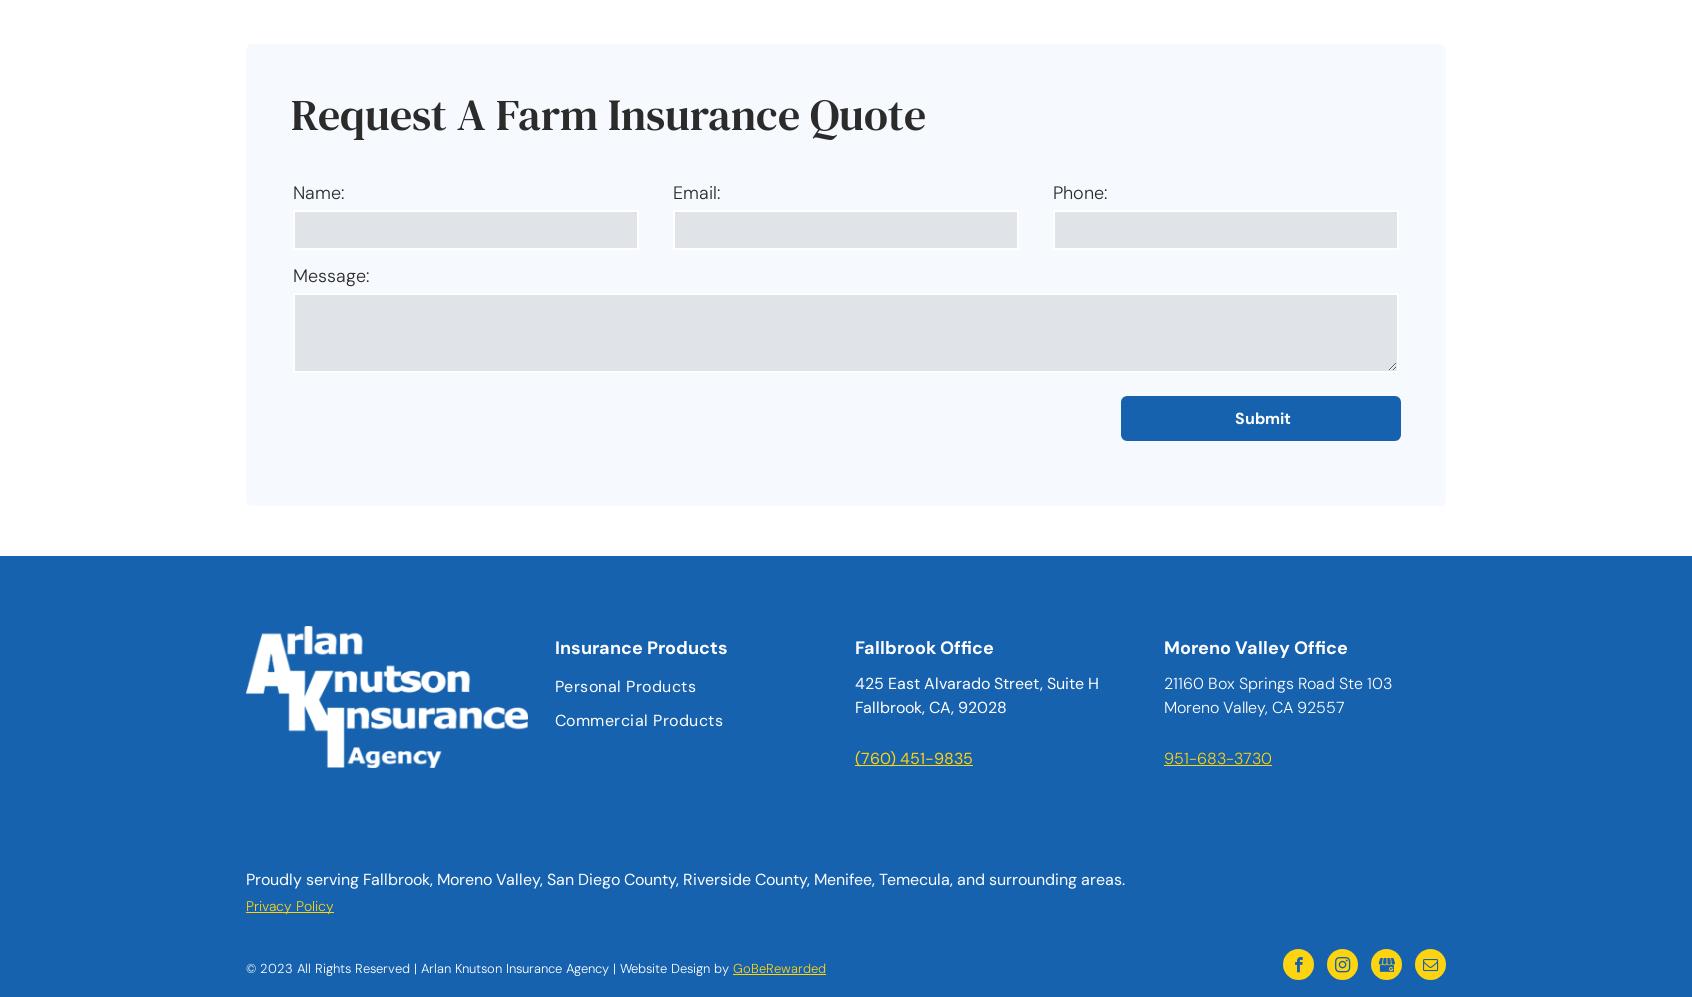 The width and height of the screenshot is (1692, 997). I want to click on 'Personal Products', so click(624, 685).